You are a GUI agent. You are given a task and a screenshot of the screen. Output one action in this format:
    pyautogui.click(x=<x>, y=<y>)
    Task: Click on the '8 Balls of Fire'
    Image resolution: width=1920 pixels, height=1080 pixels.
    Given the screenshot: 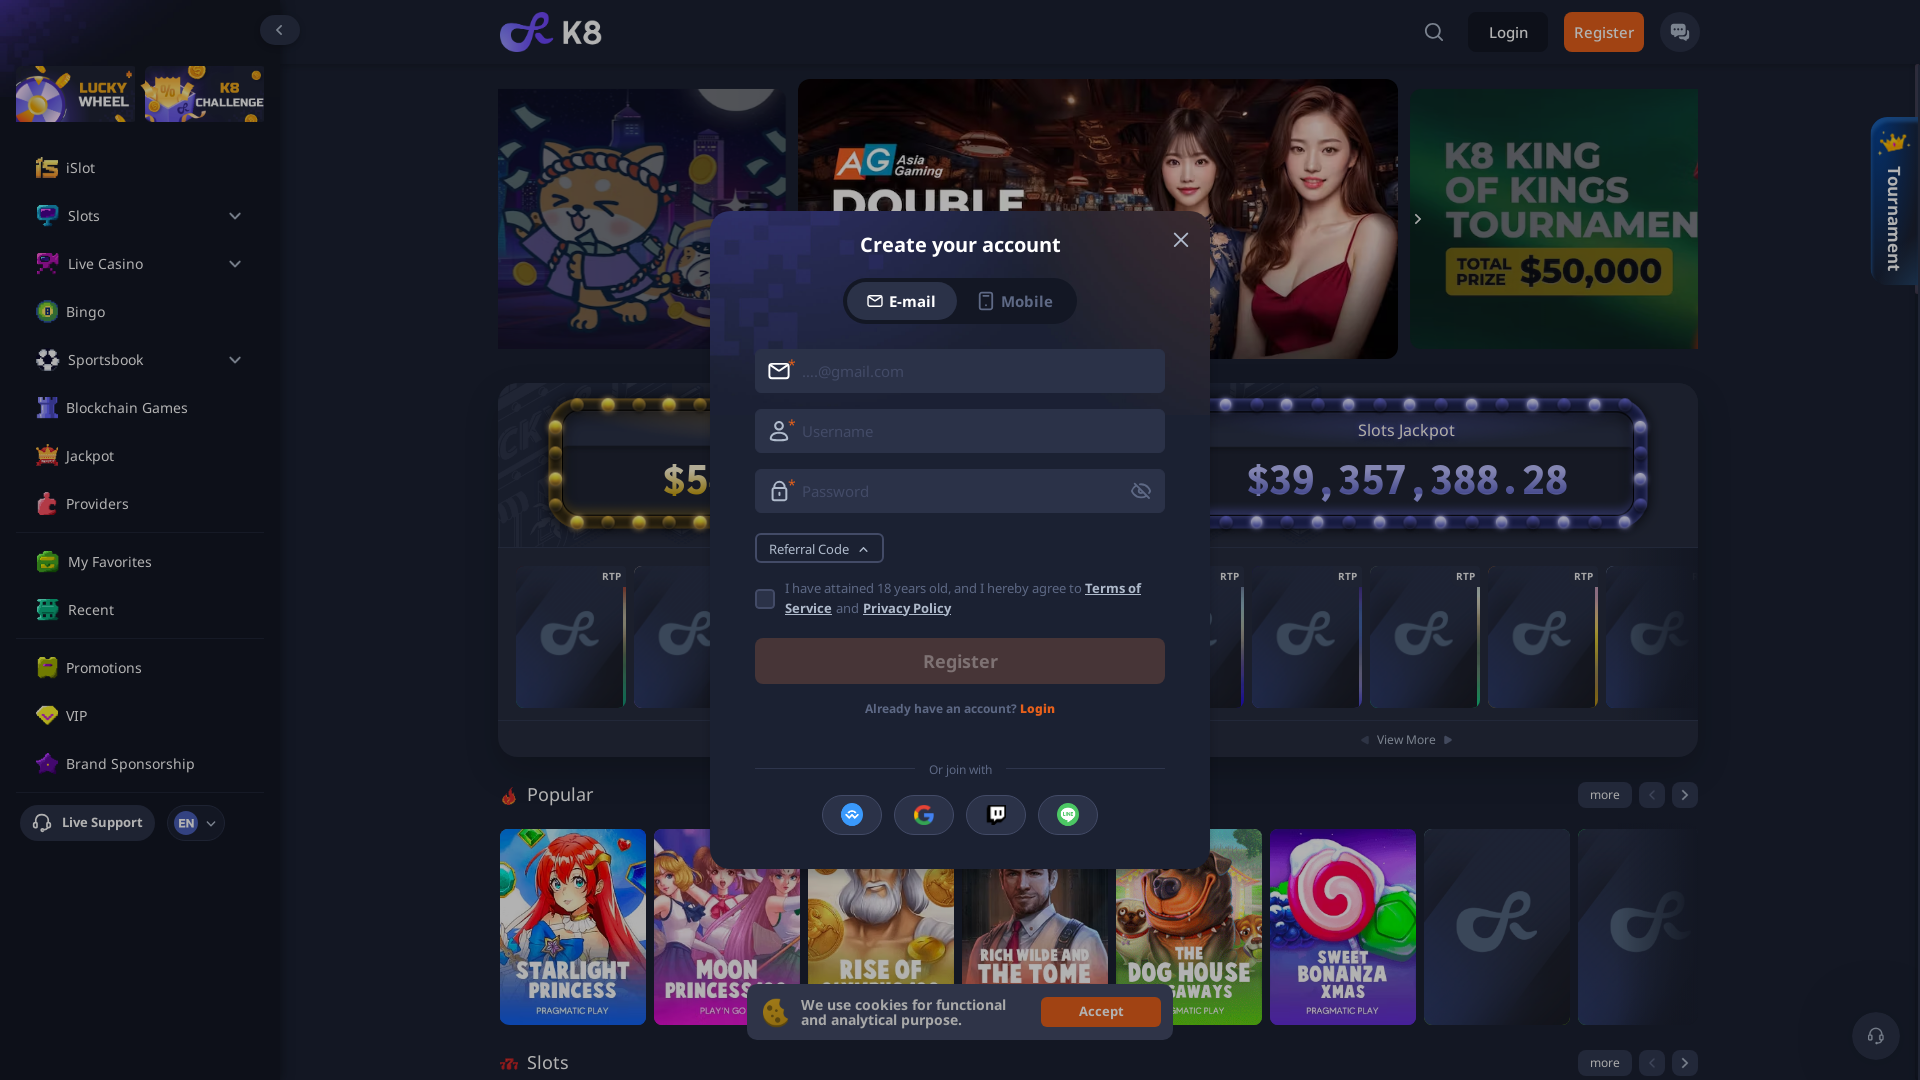 What is the action you would take?
    pyautogui.click(x=1660, y=636)
    